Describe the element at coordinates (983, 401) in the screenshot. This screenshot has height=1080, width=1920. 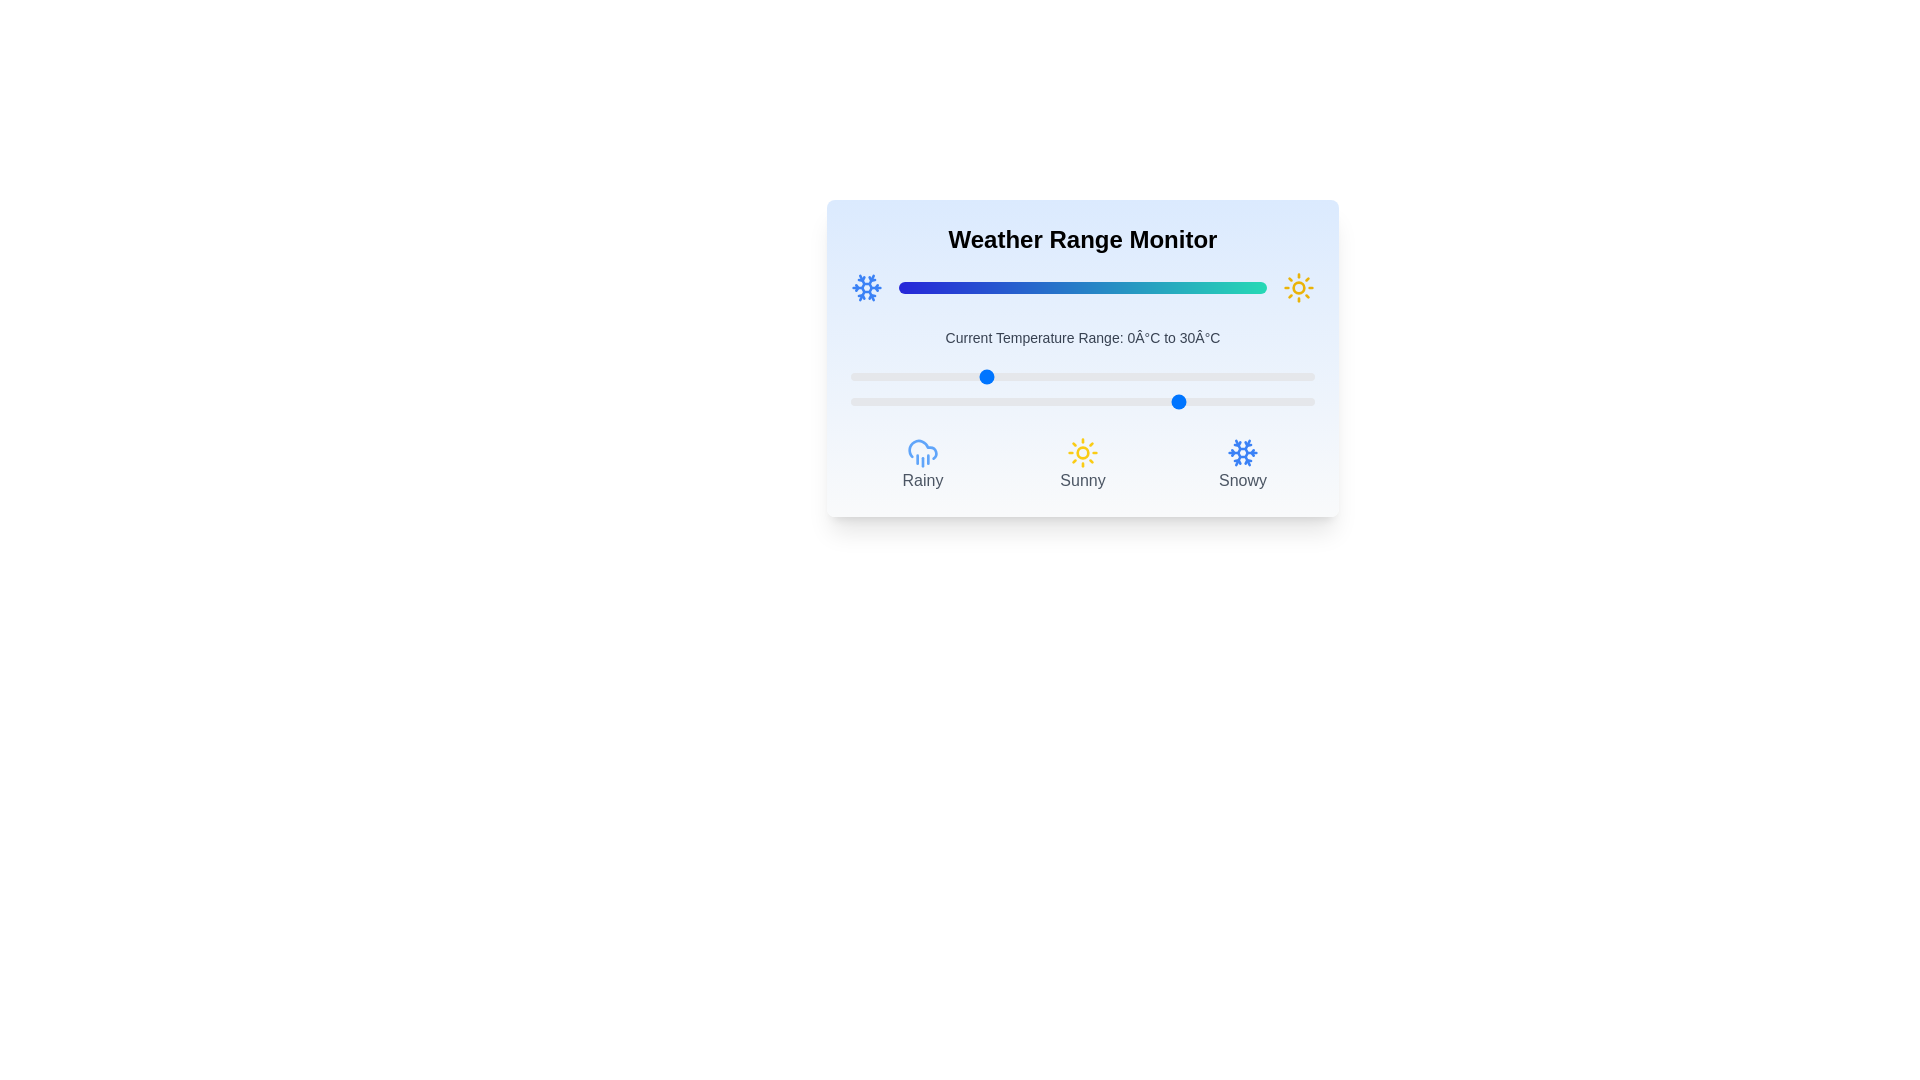
I see `temperature` at that location.